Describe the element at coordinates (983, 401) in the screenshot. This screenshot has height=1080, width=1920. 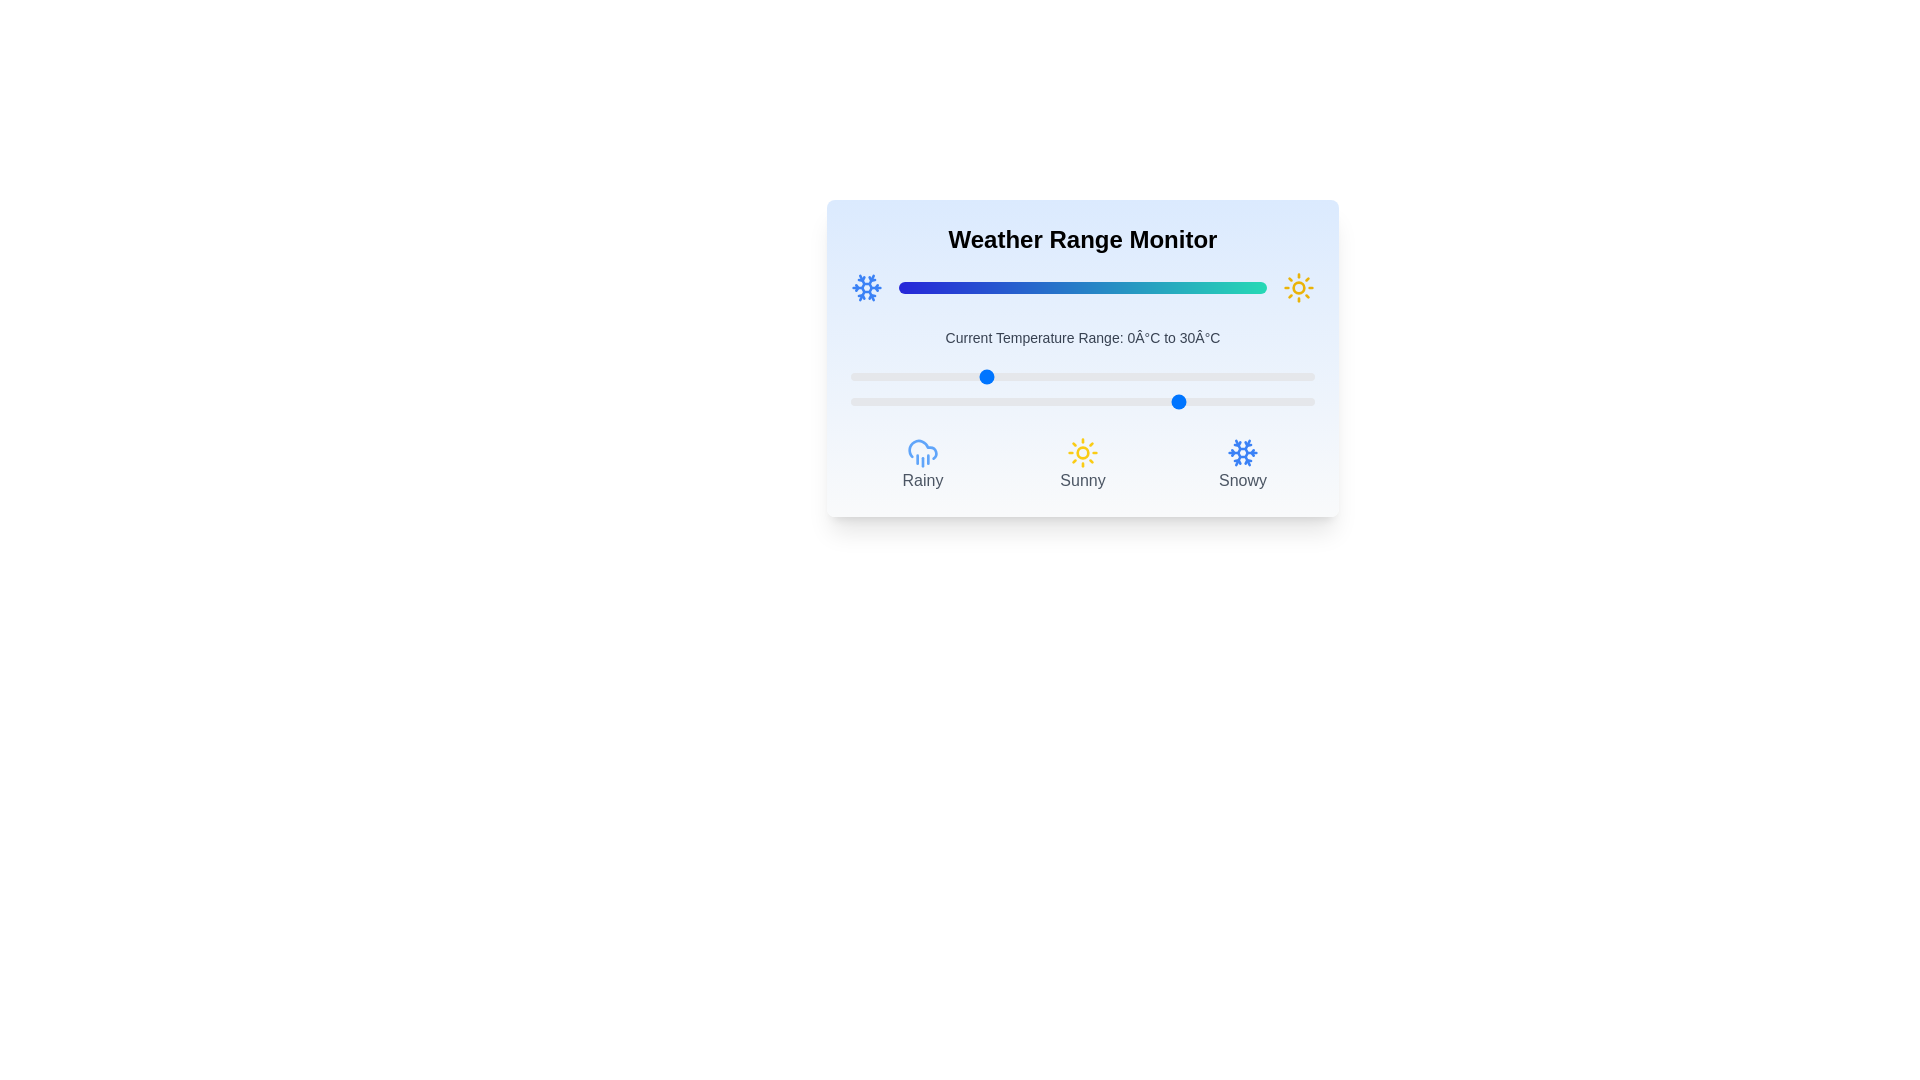
I see `temperature` at that location.